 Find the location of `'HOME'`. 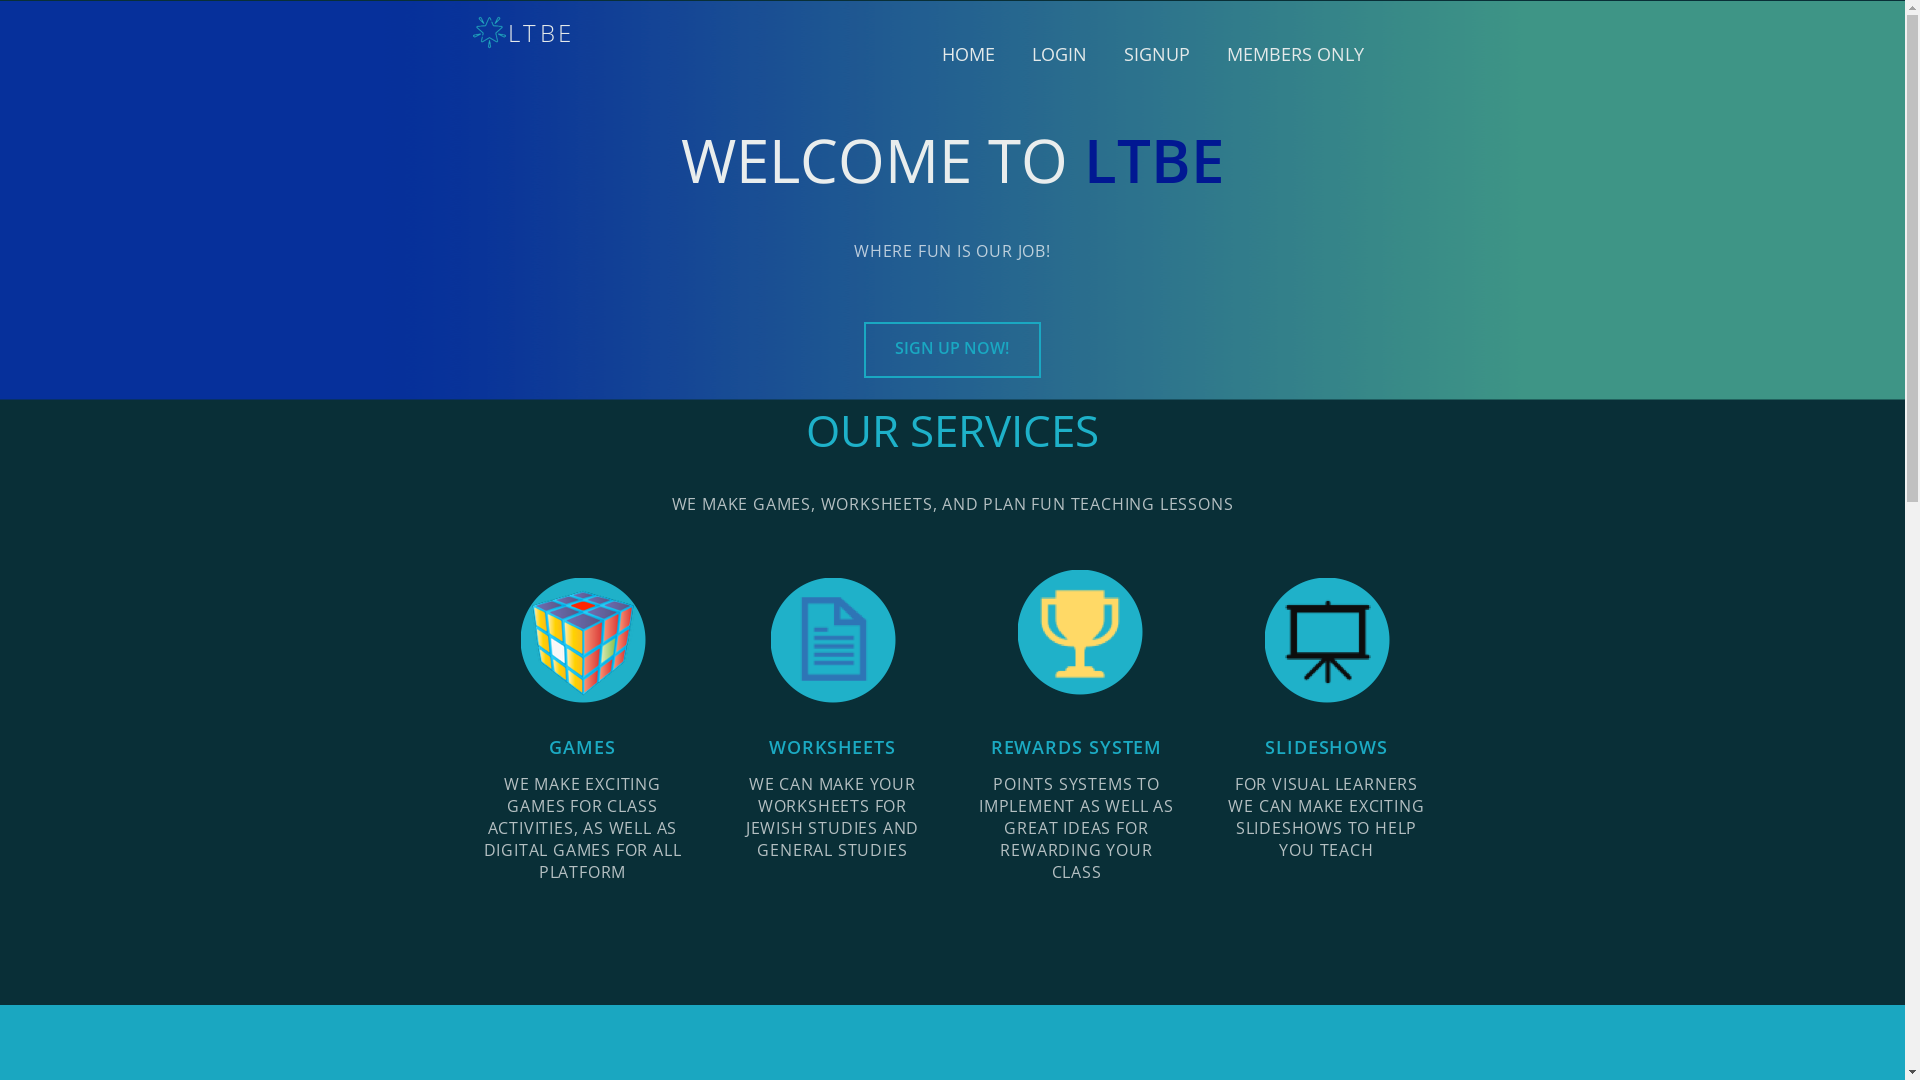

'HOME' is located at coordinates (968, 53).